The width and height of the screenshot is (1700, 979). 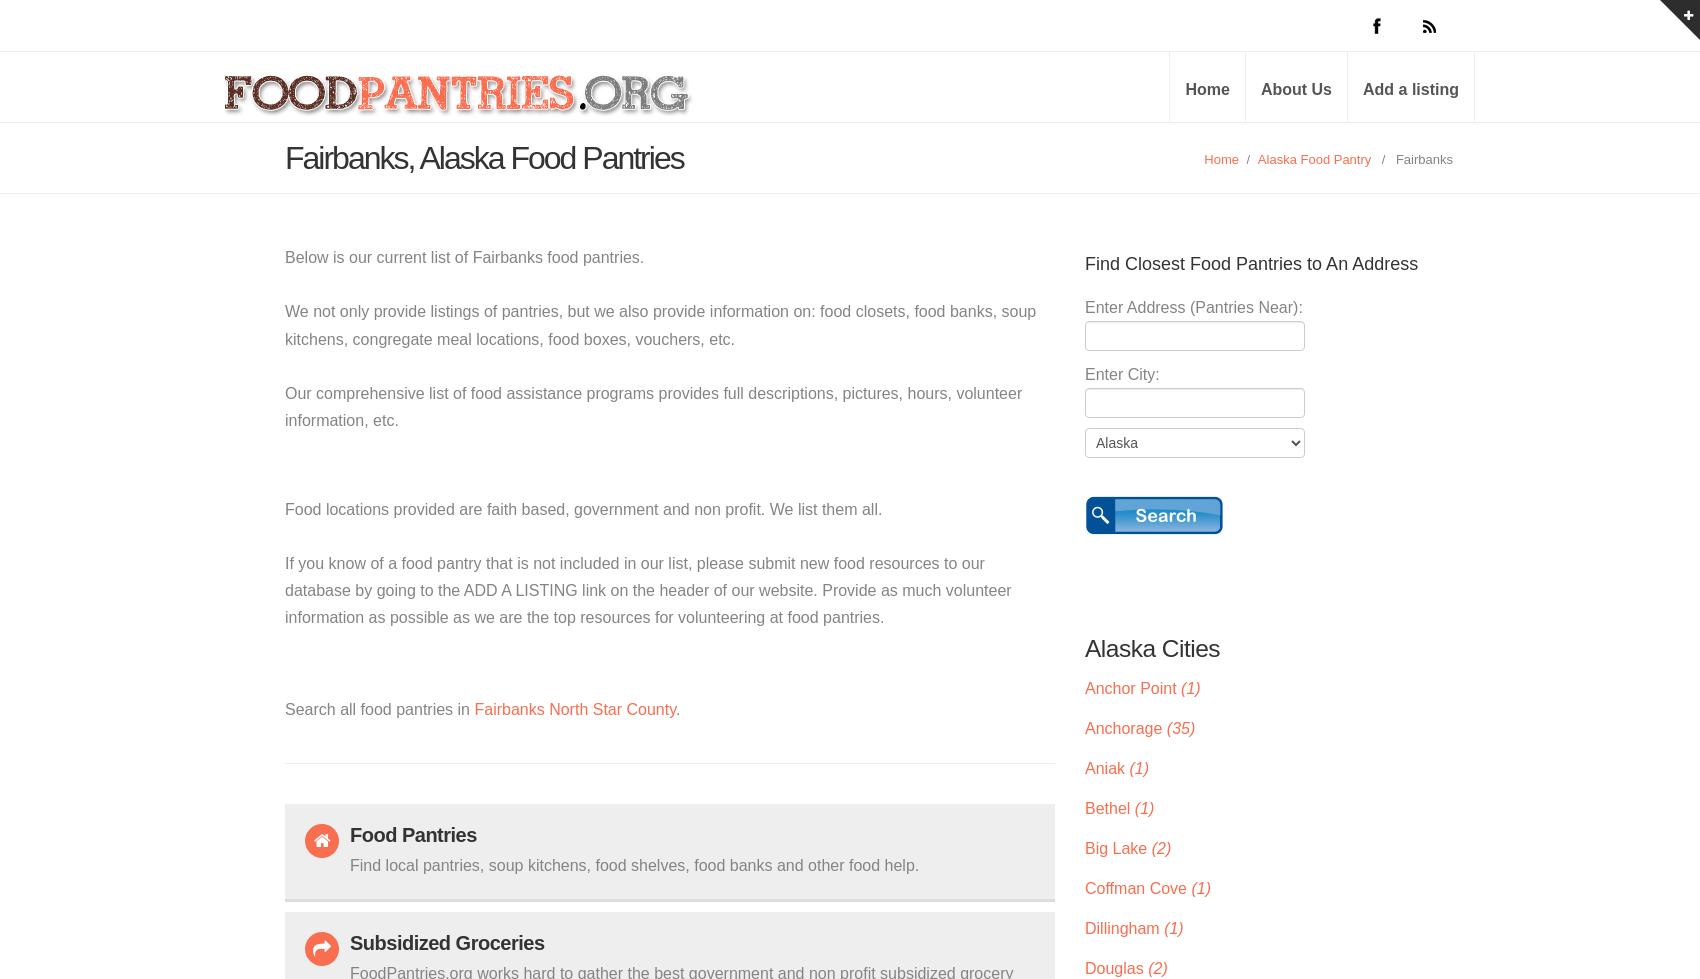 What do you see at coordinates (1084, 846) in the screenshot?
I see `'Big Lake'` at bounding box center [1084, 846].